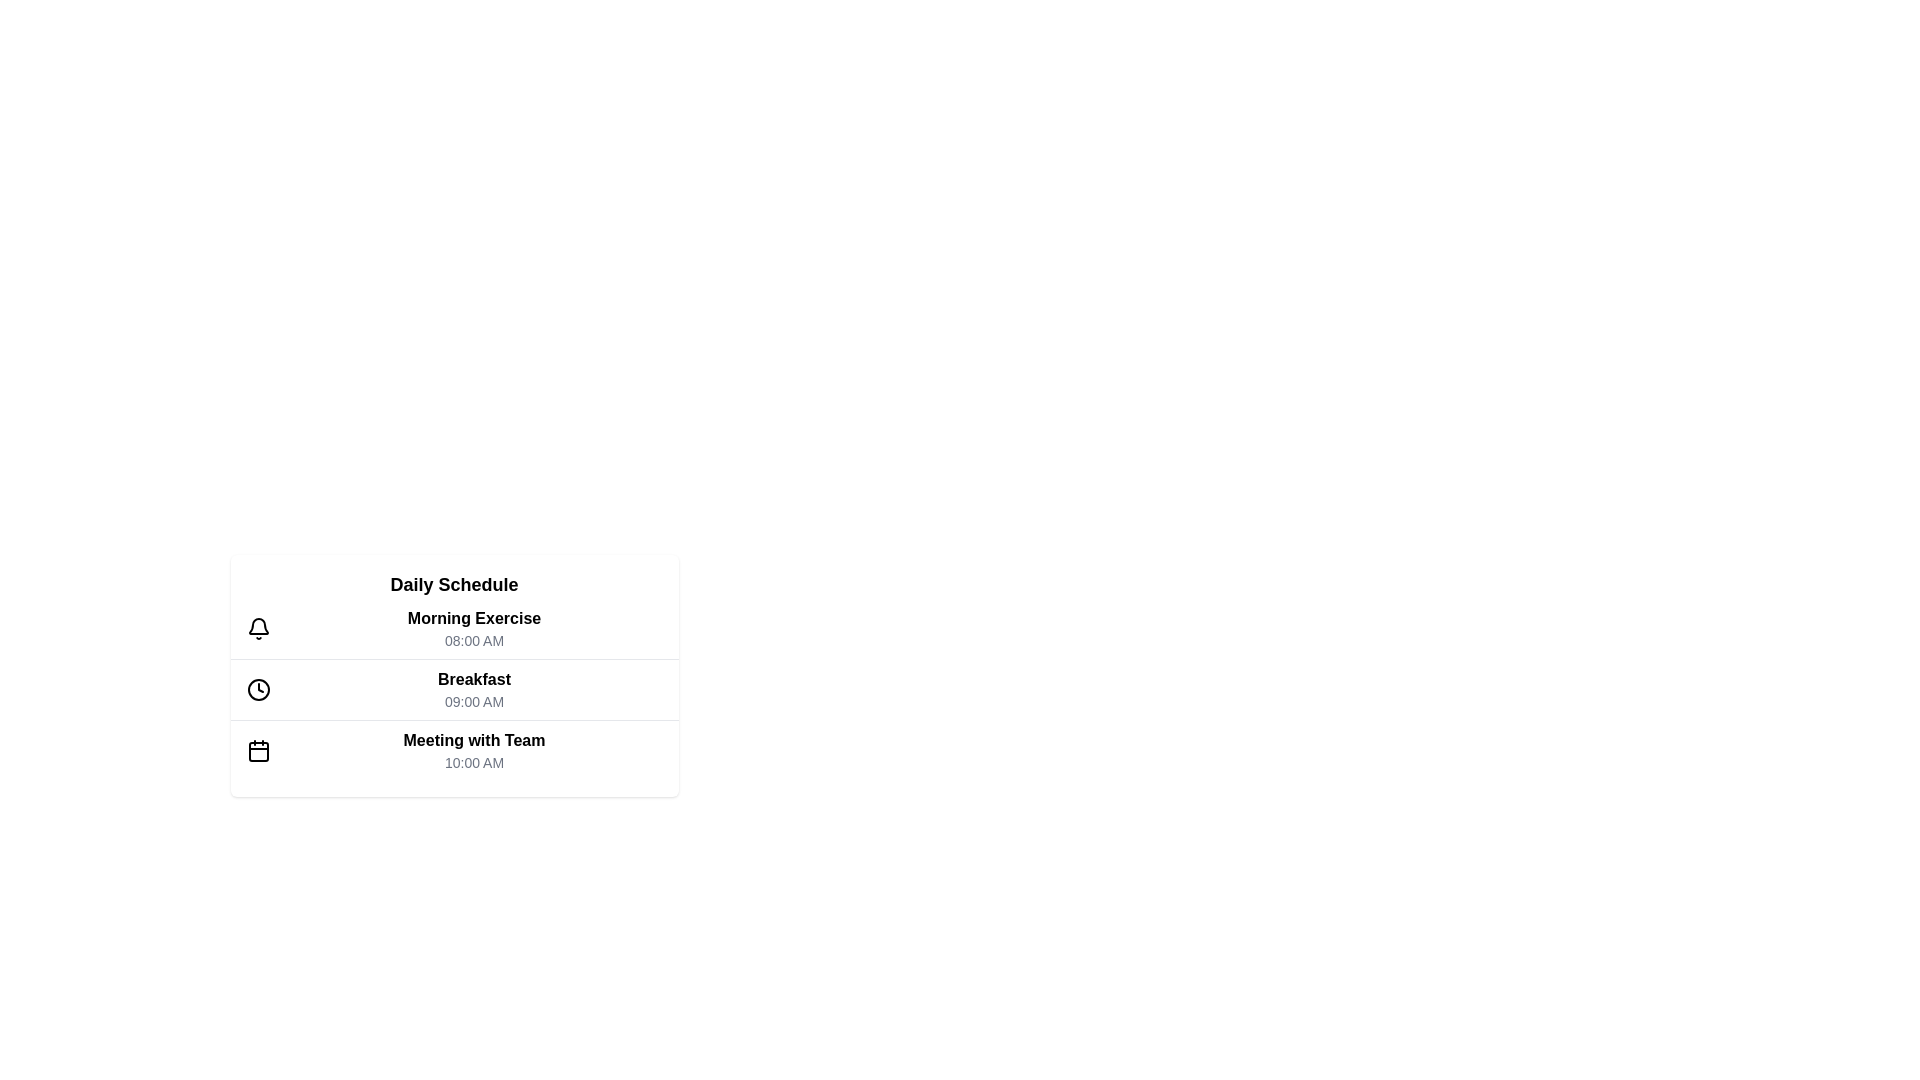 The height and width of the screenshot is (1080, 1920). Describe the element at coordinates (473, 678) in the screenshot. I see `scheduled activity title text located in the center of the schedule layout, positioned between 'Morning Exercise' and 'Meeting with Team'` at that location.